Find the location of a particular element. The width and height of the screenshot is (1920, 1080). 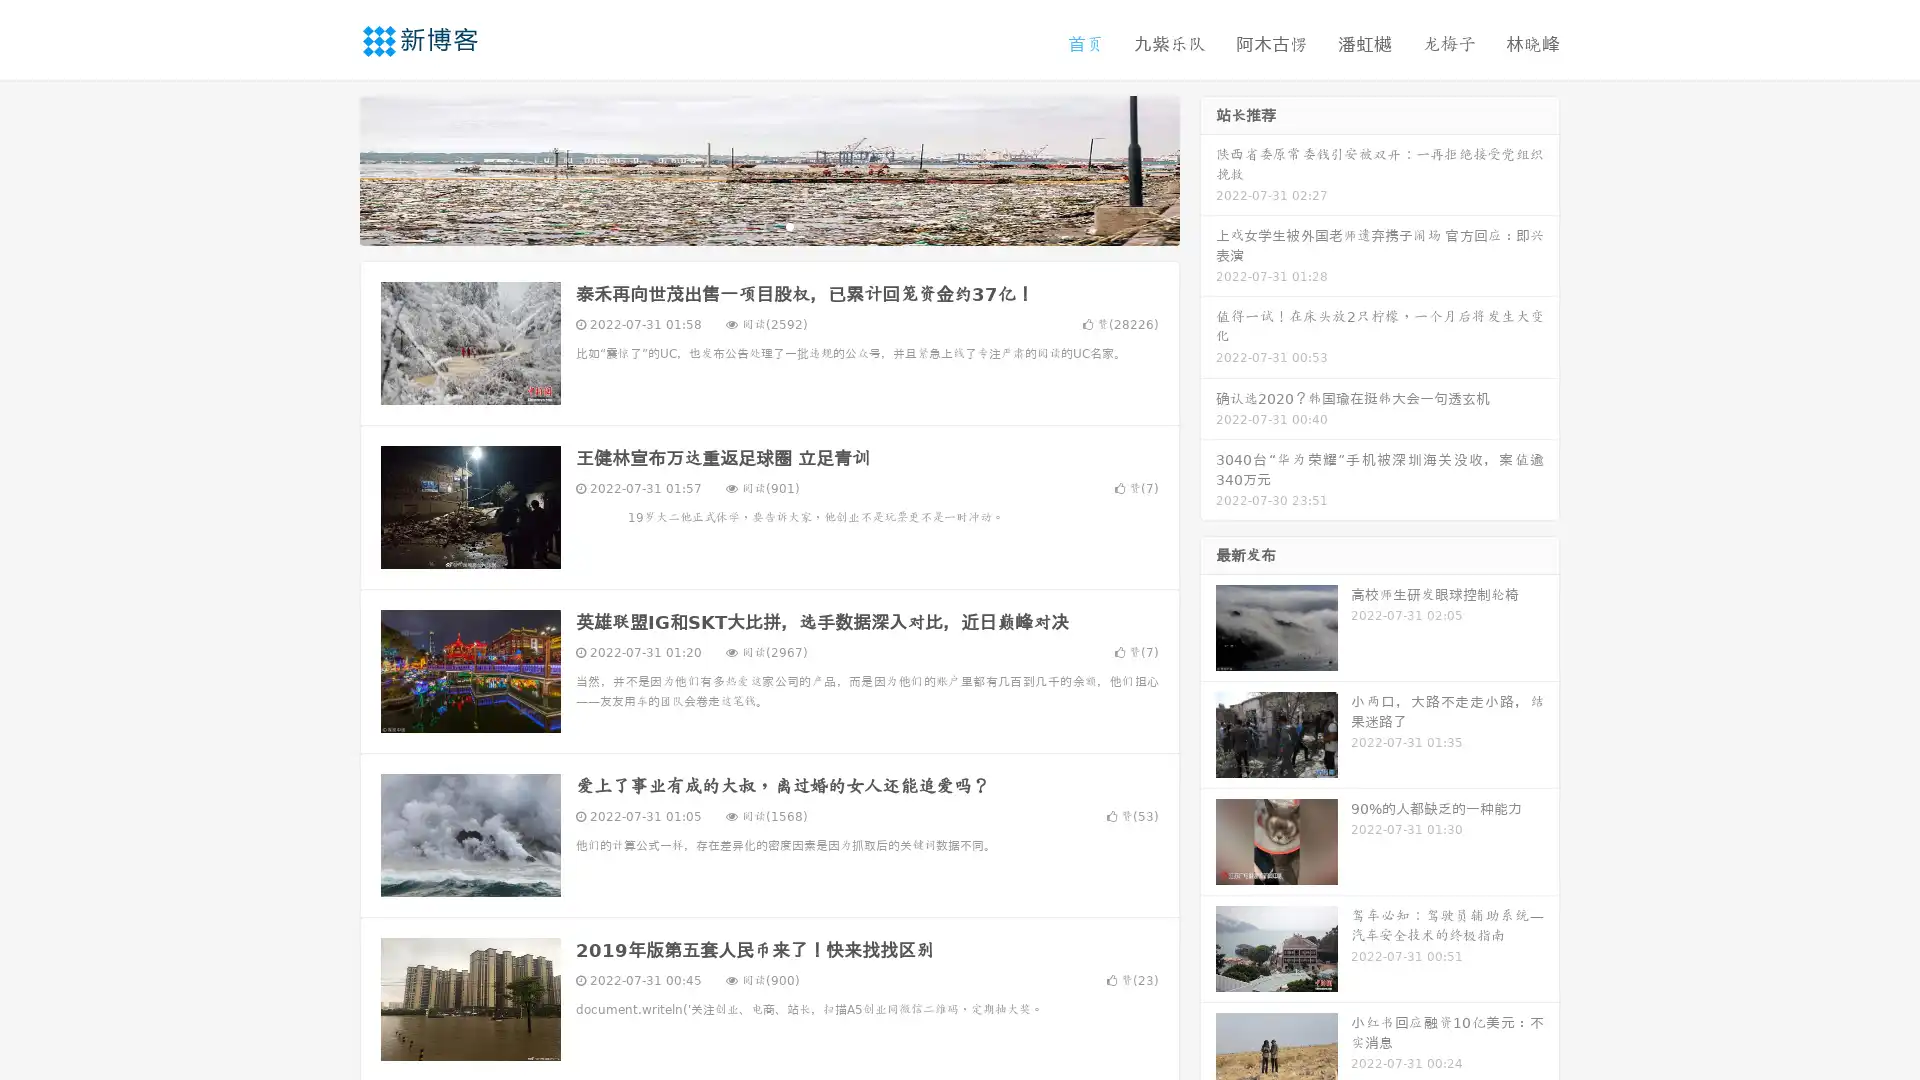

Go to slide 1 is located at coordinates (748, 225).